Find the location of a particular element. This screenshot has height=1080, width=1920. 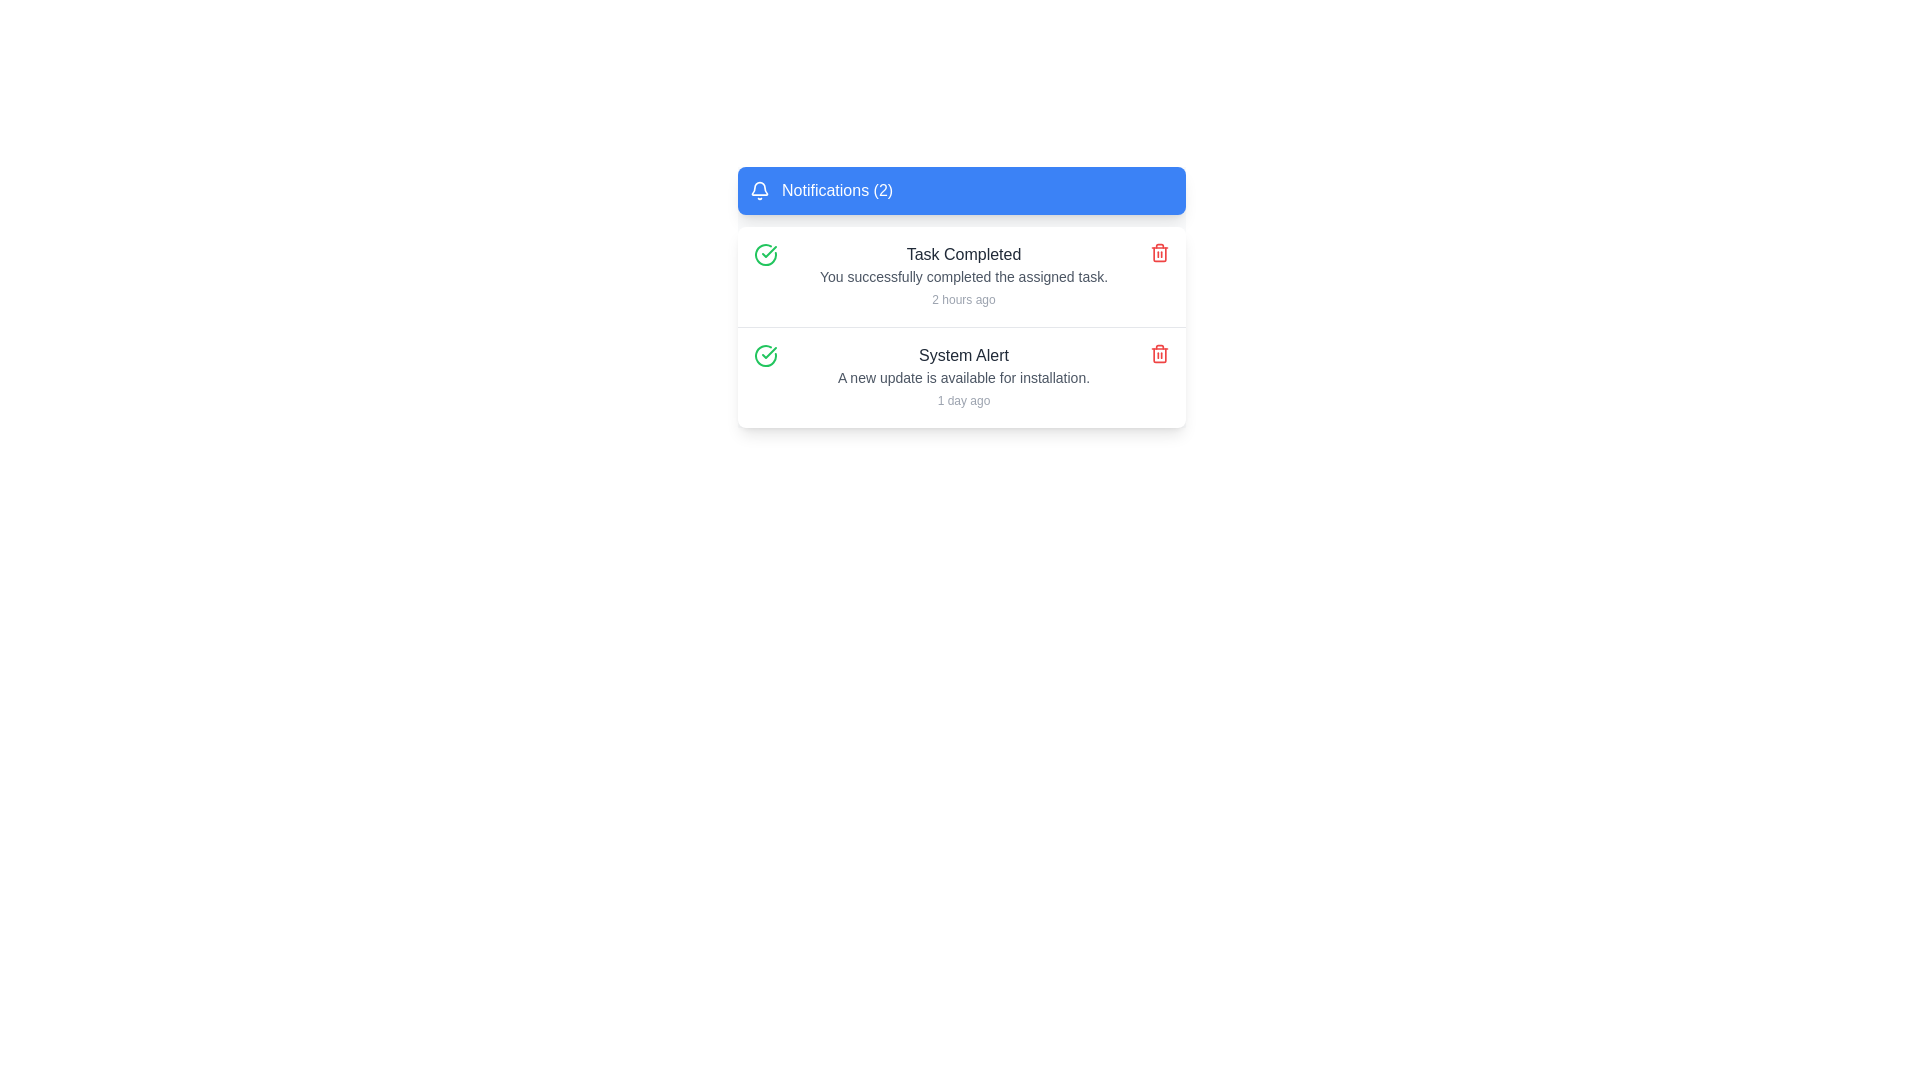

the small text label displaying '1 day ago', which is styled in light gray and positioned under the 'System Alert' message in the bottom right corner of the alert block is located at coordinates (964, 401).